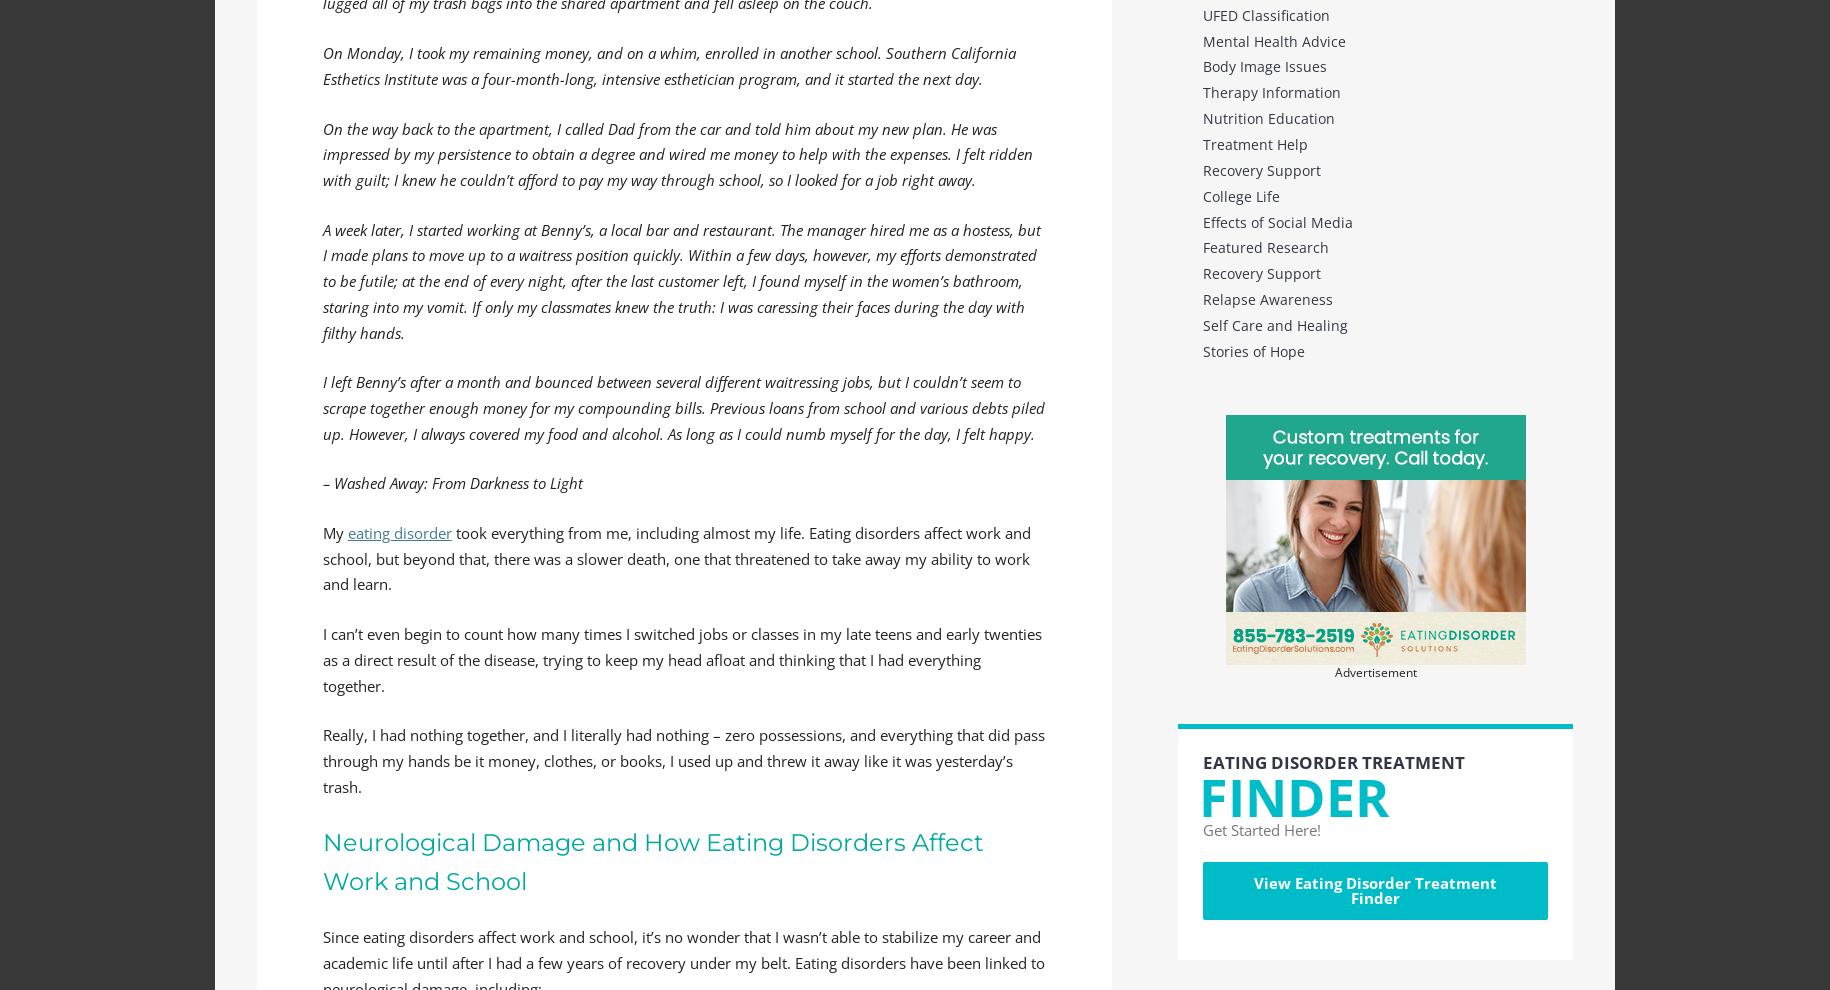  Describe the element at coordinates (322, 532) in the screenshot. I see `'My'` at that location.